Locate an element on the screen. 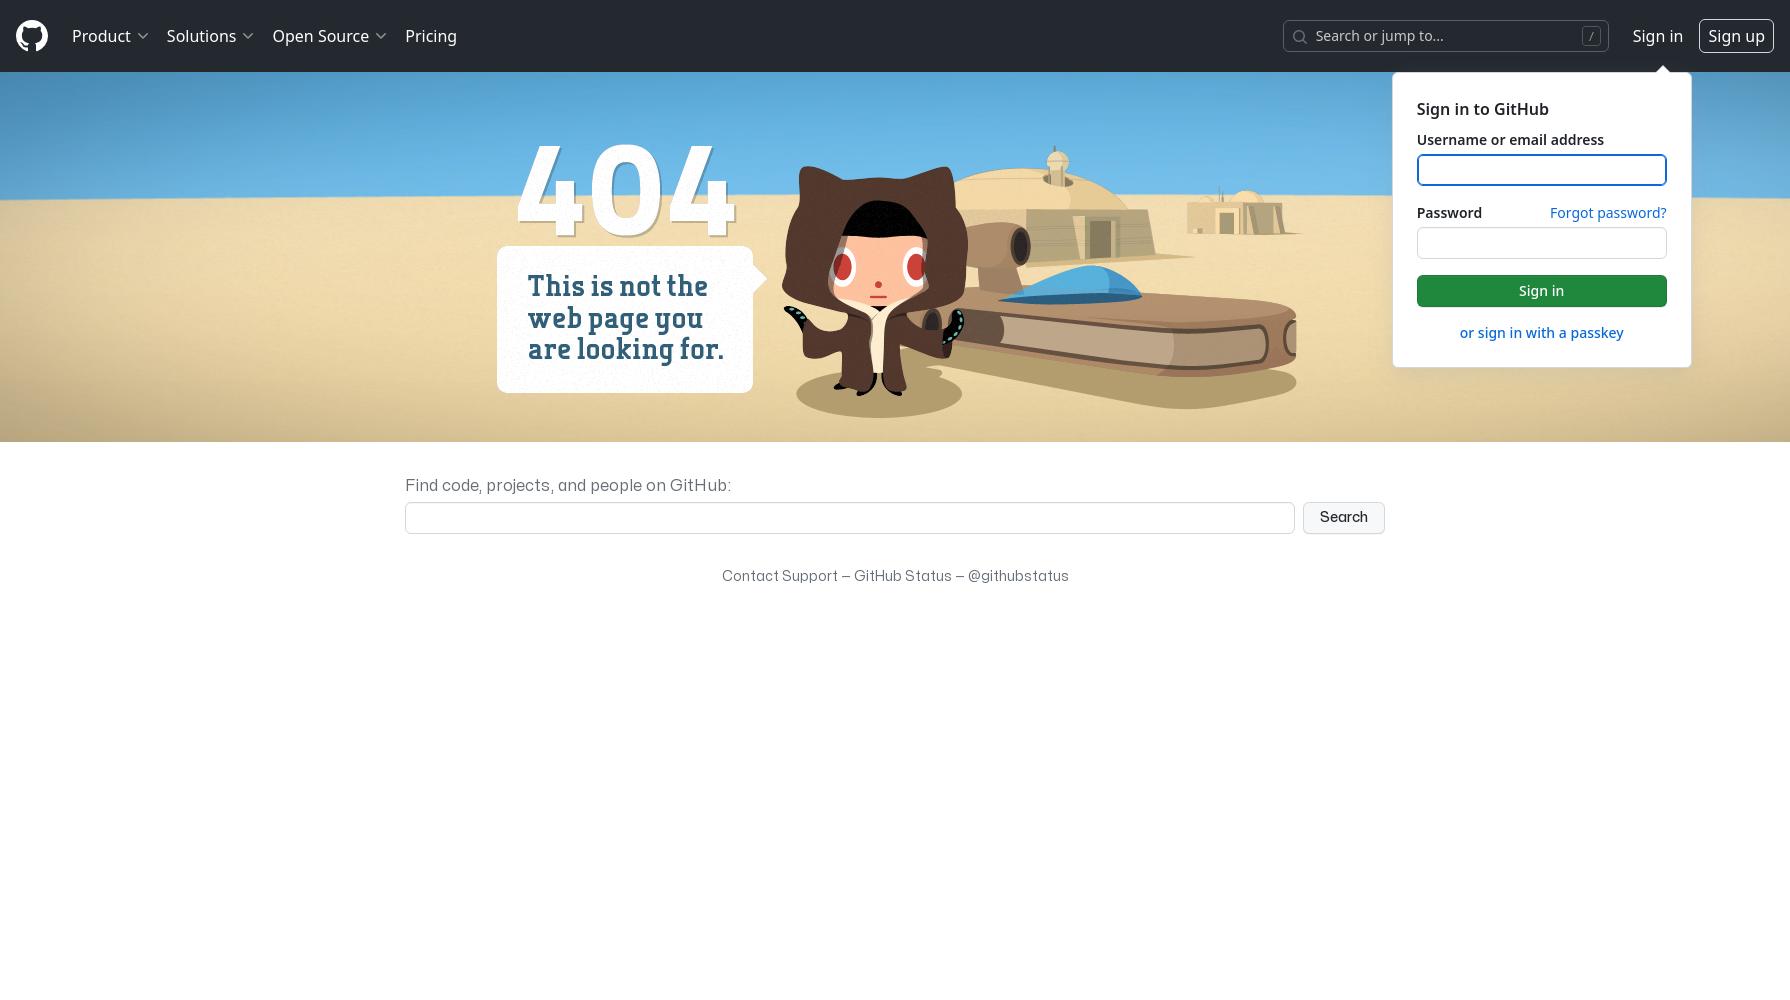  'White papers, Ebooks, Webinars' is located at coordinates (274, 504).